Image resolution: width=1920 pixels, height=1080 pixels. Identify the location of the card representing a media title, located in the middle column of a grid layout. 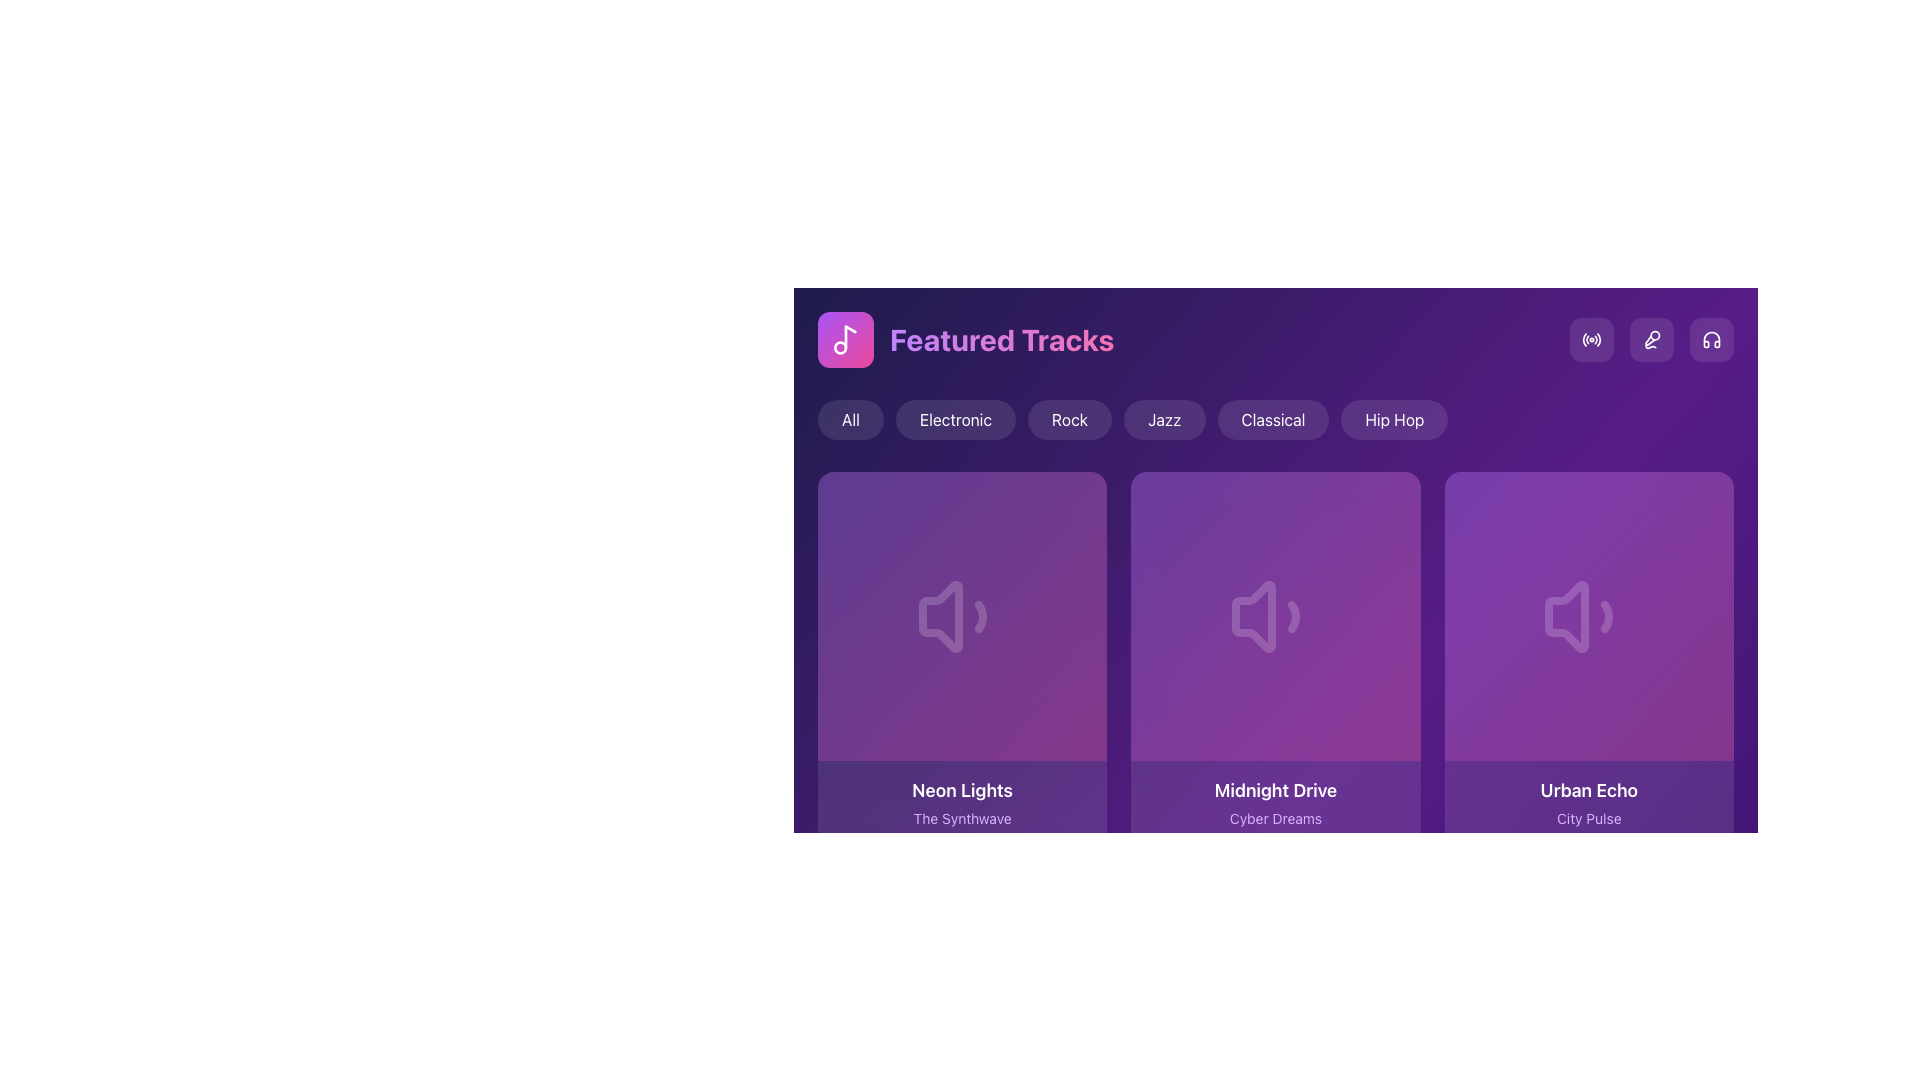
(1275, 675).